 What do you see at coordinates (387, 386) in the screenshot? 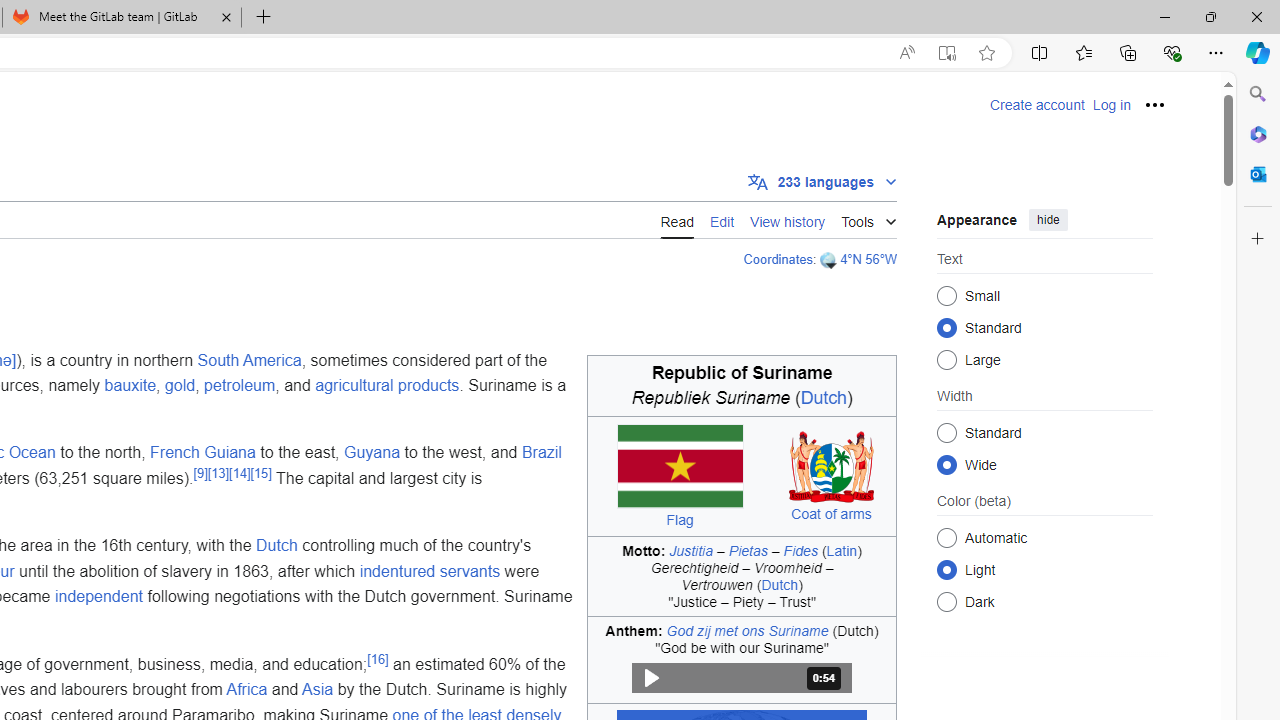
I see `'agricultural products'` at bounding box center [387, 386].